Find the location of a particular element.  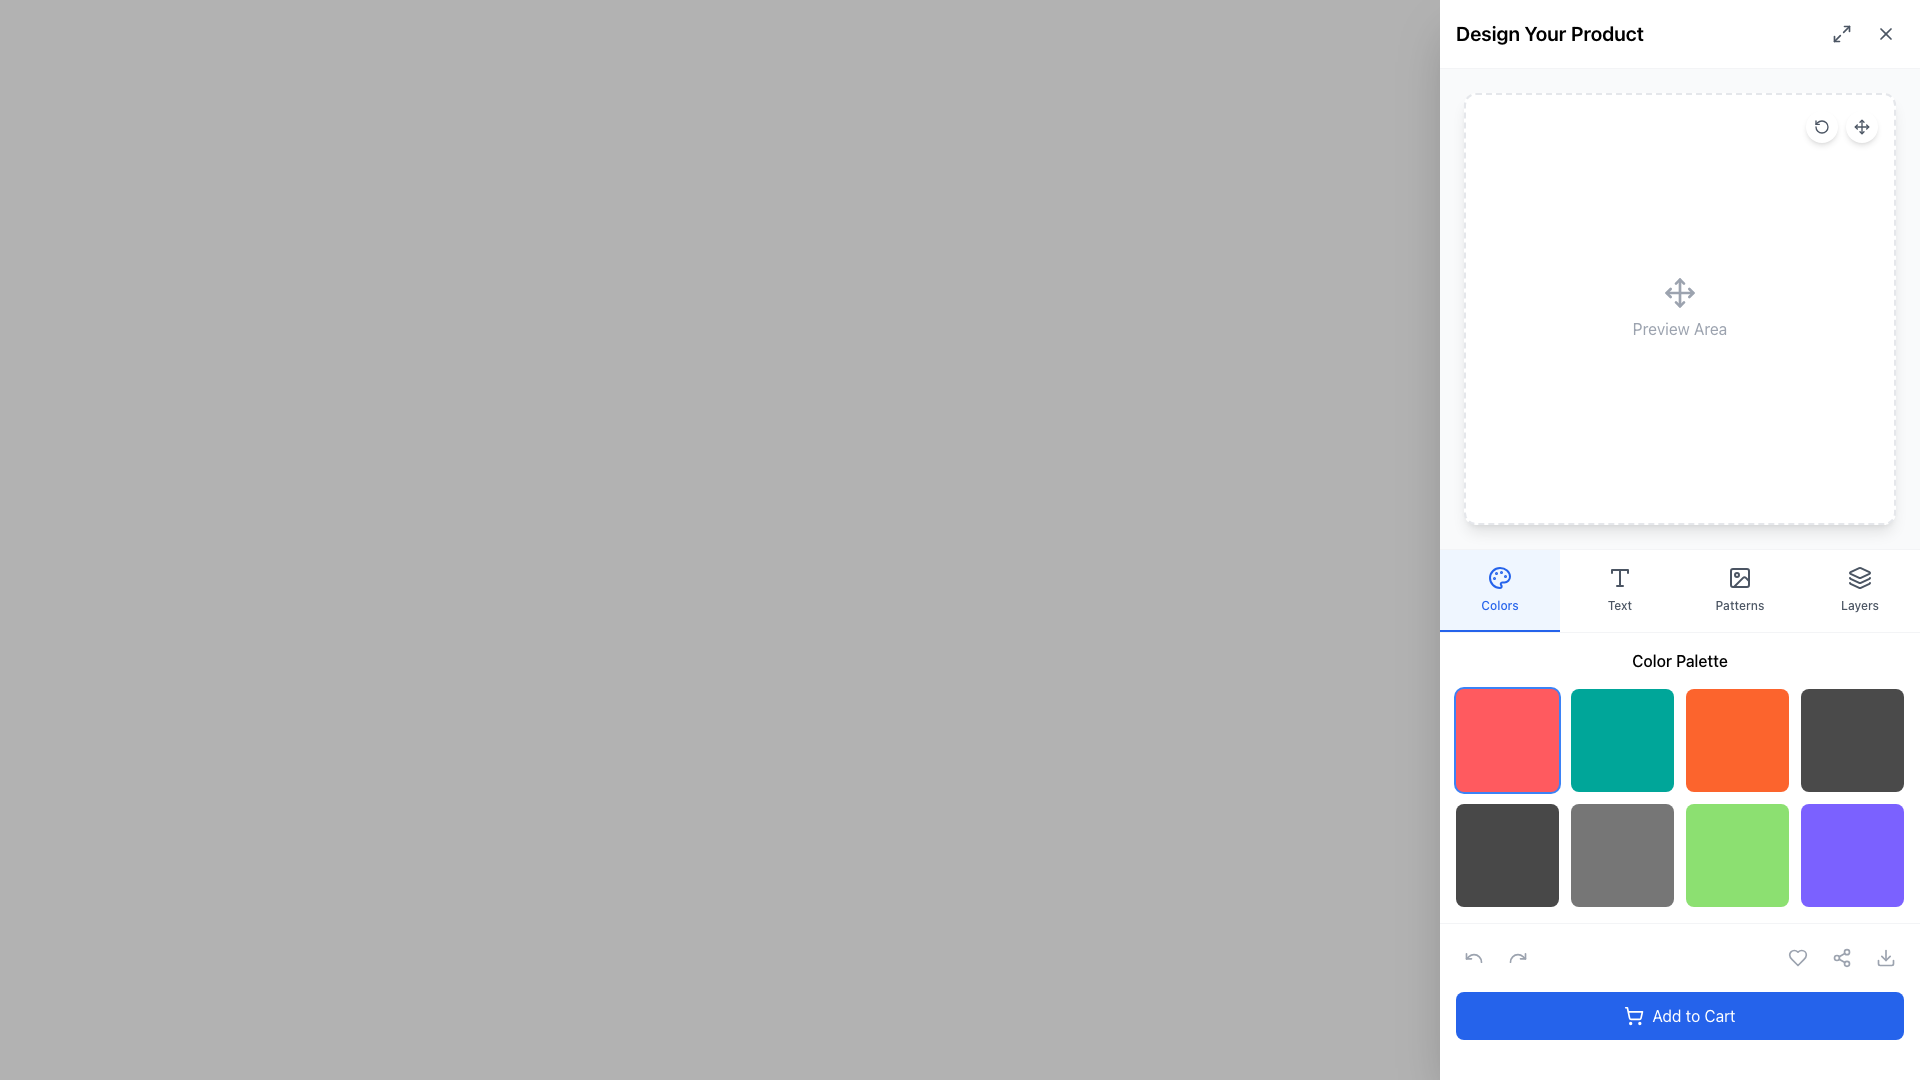

the leftward curved arrow button that represents the undo action, which is styled as a small icon and is the first button in a horizontal layout below the color palette is located at coordinates (1473, 956).